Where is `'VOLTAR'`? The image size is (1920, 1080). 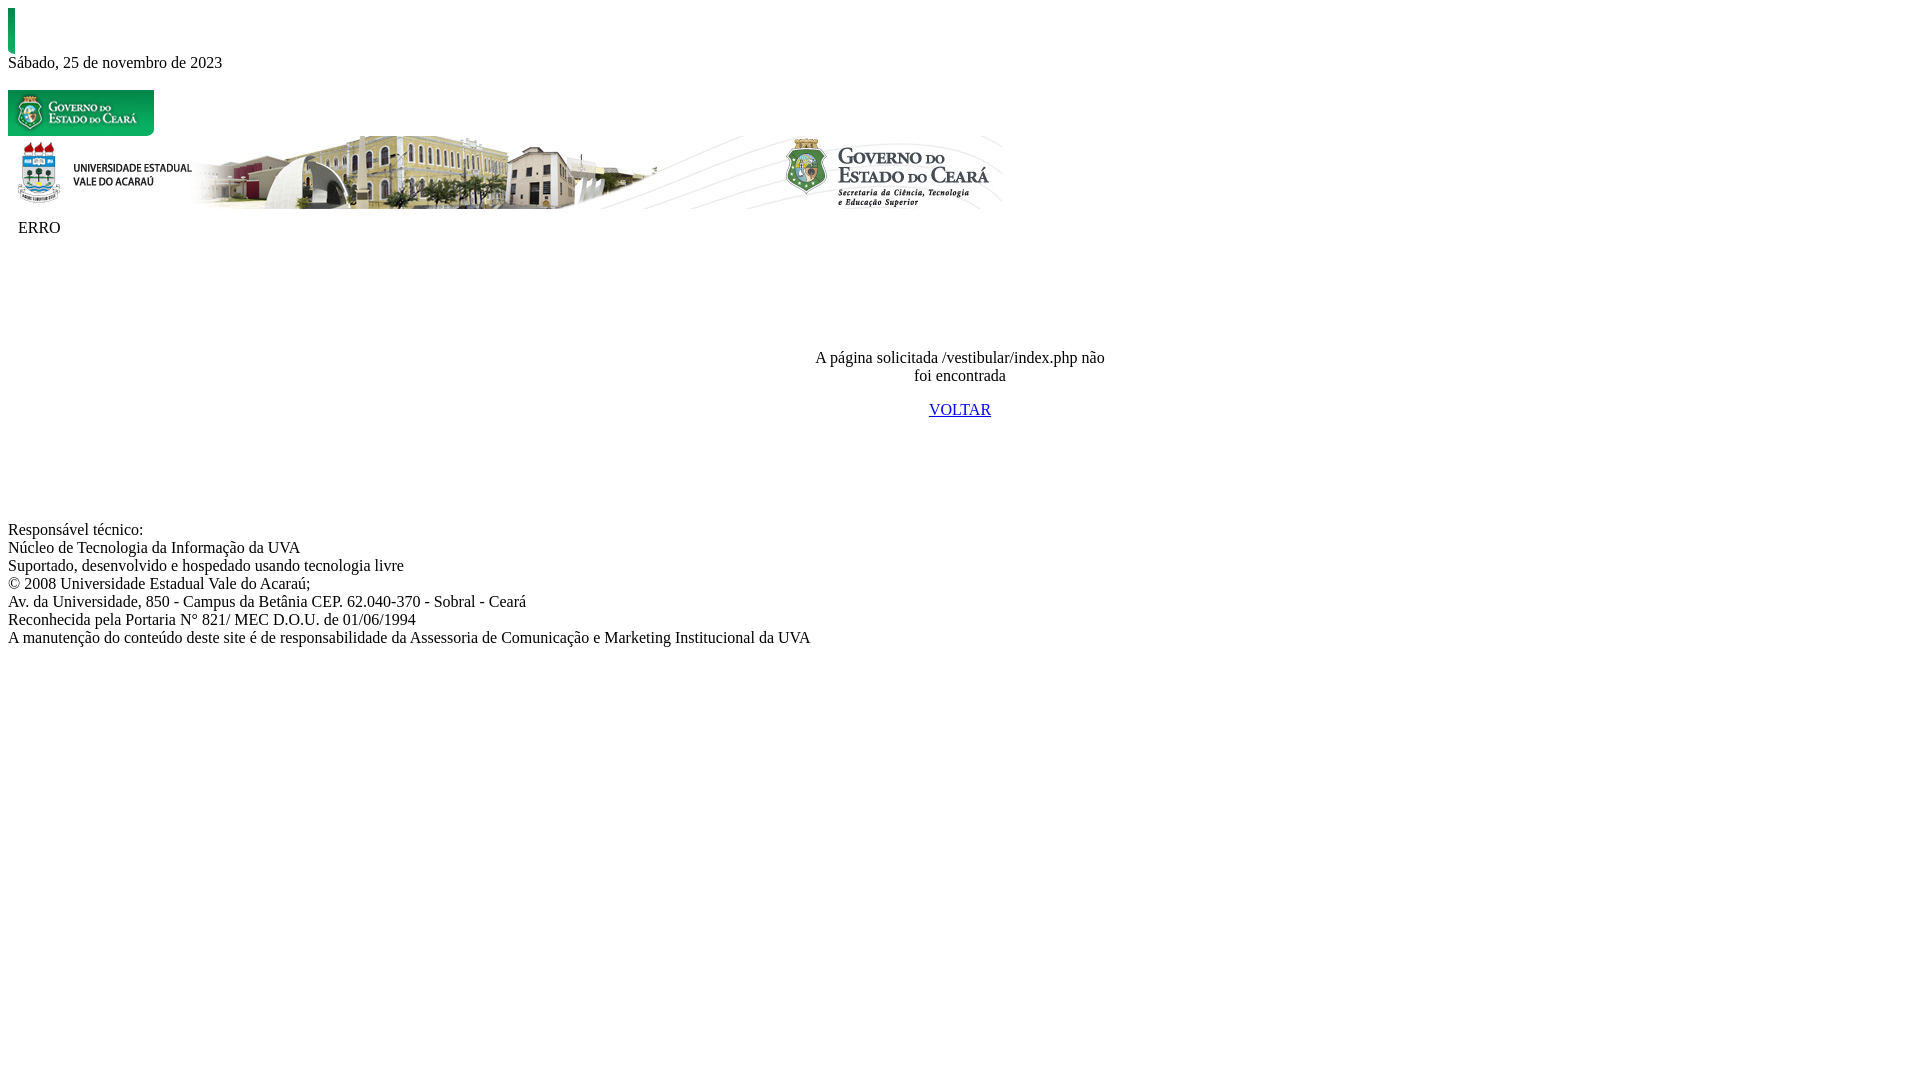 'VOLTAR' is located at coordinates (960, 408).